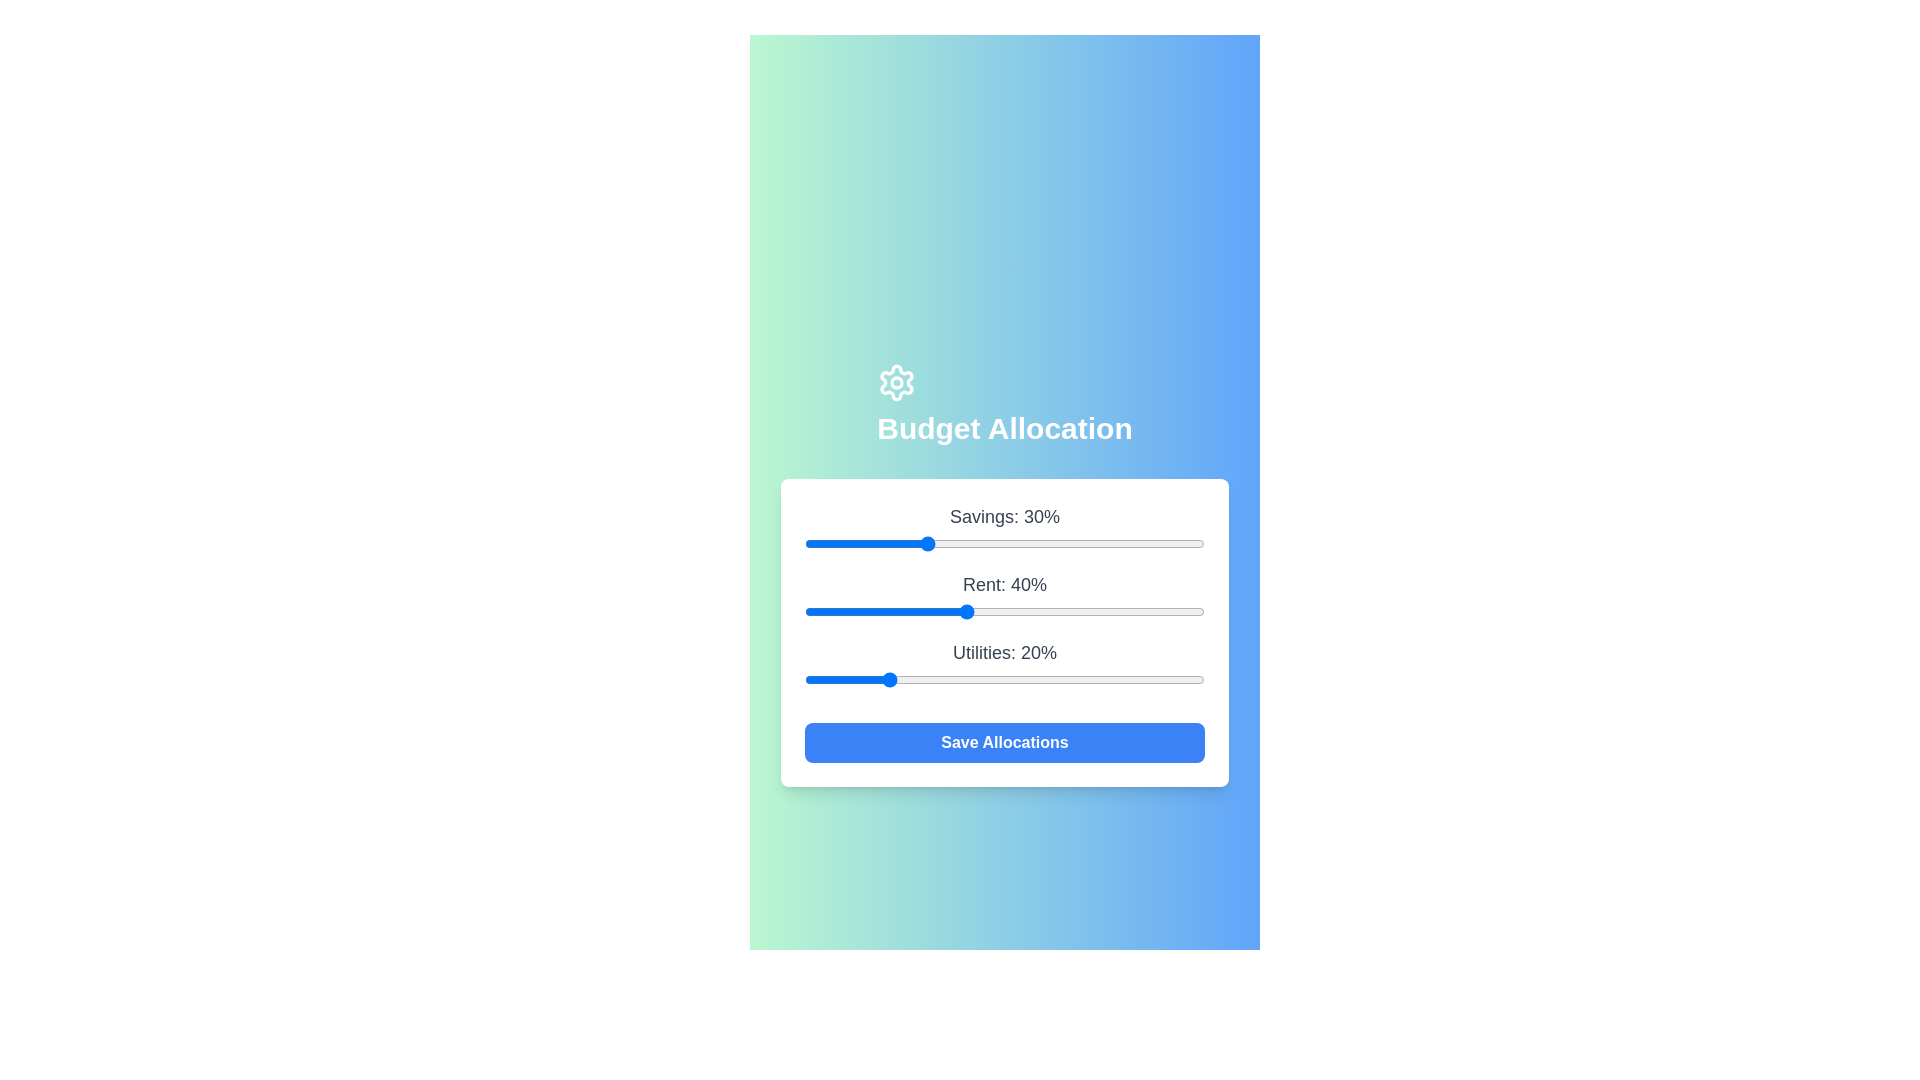 This screenshot has height=1080, width=1920. What do you see at coordinates (1200, 543) in the screenshot?
I see `the 'Savings' slider to 99%` at bounding box center [1200, 543].